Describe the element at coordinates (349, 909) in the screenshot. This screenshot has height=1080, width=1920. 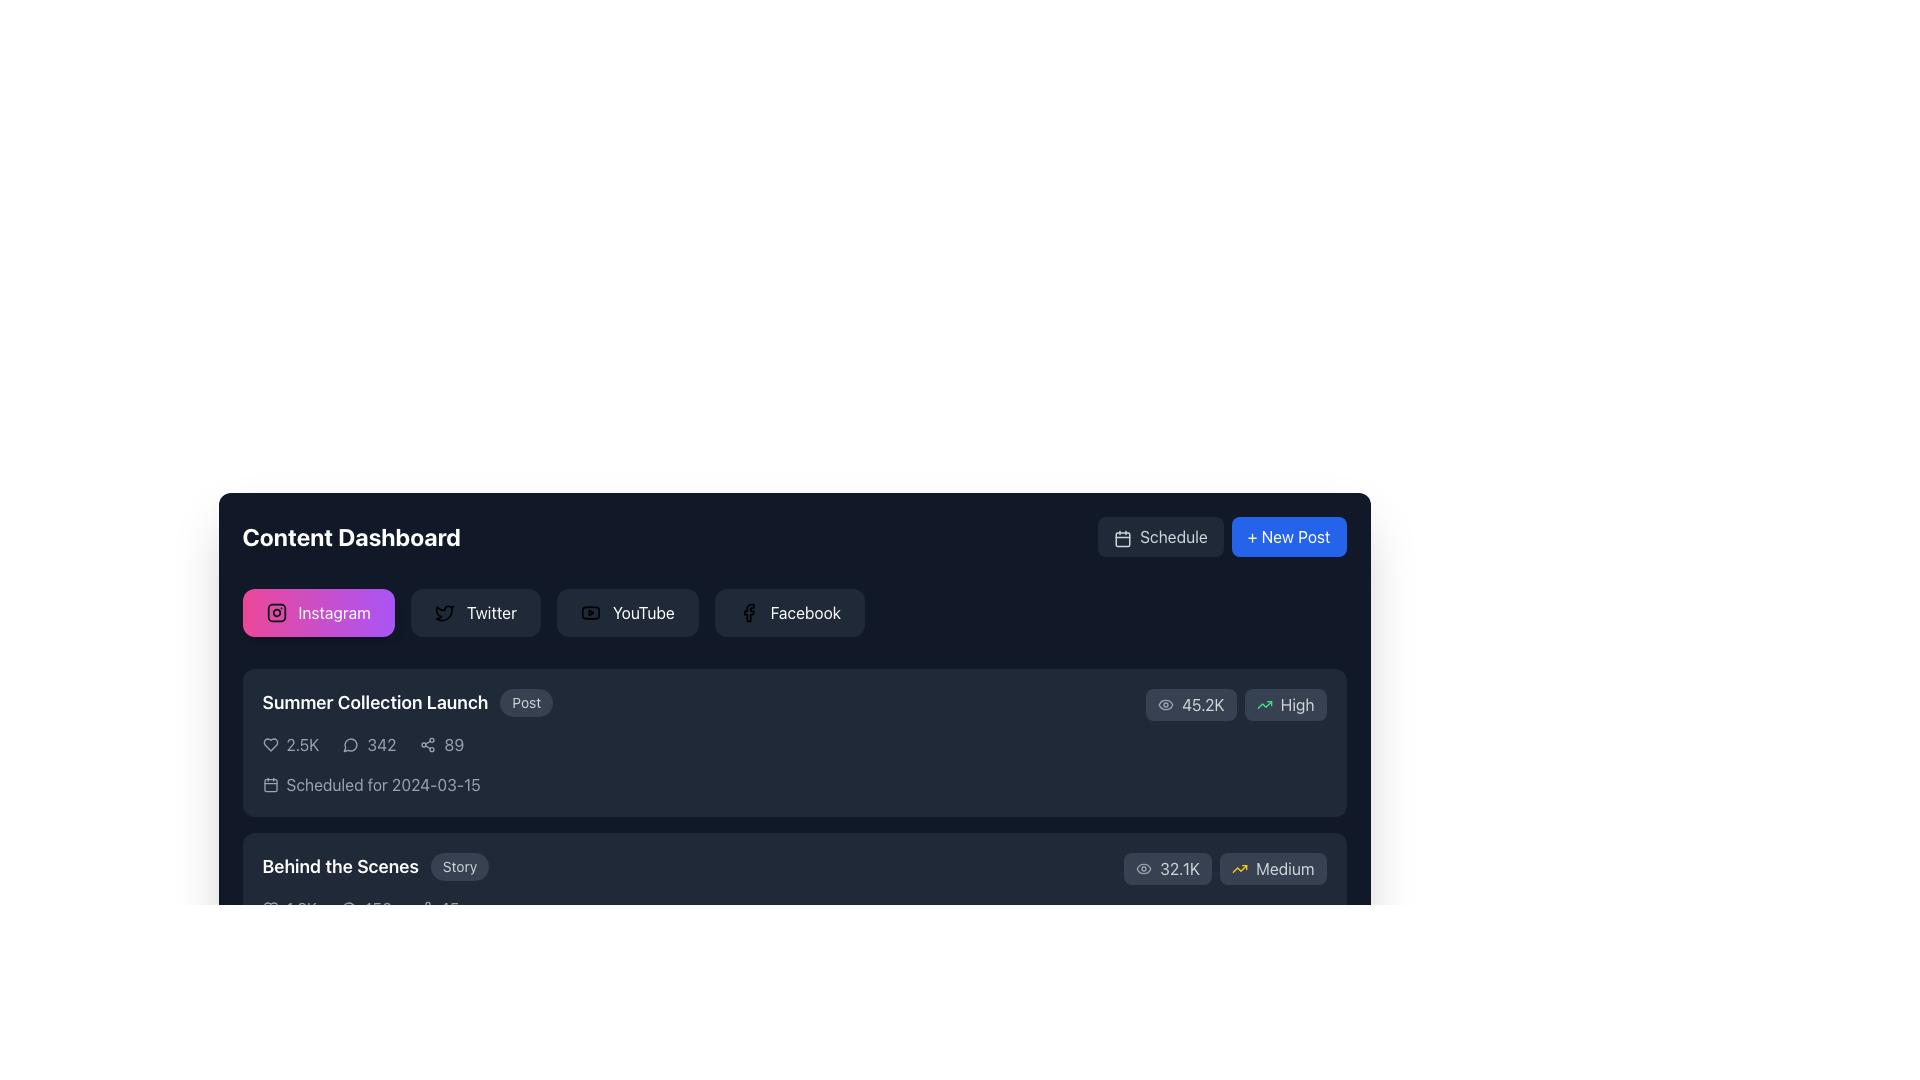
I see `the comment count icon located on the right side of the 'Behind the Scenes' section, which serves as a visual indicator for user interaction` at that location.